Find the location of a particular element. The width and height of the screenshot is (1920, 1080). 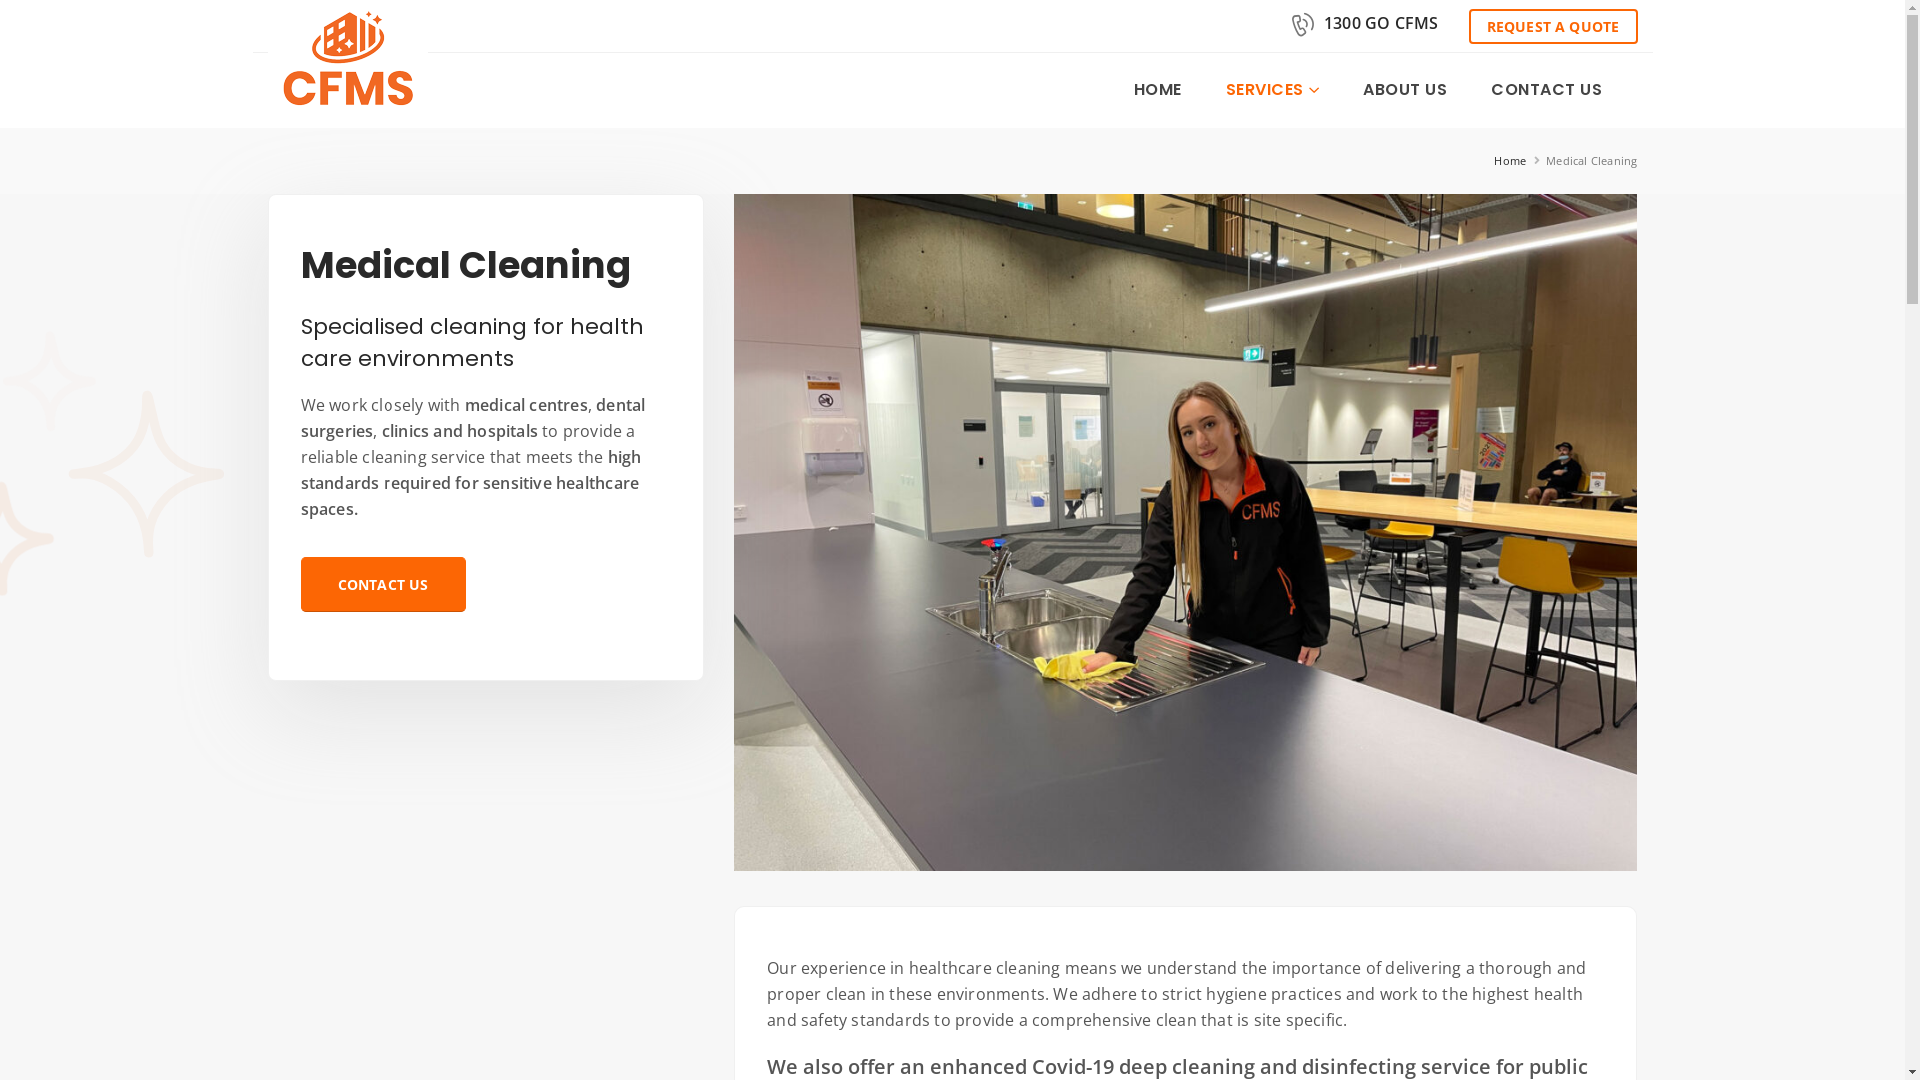

'ABOUT US' is located at coordinates (1342, 88).